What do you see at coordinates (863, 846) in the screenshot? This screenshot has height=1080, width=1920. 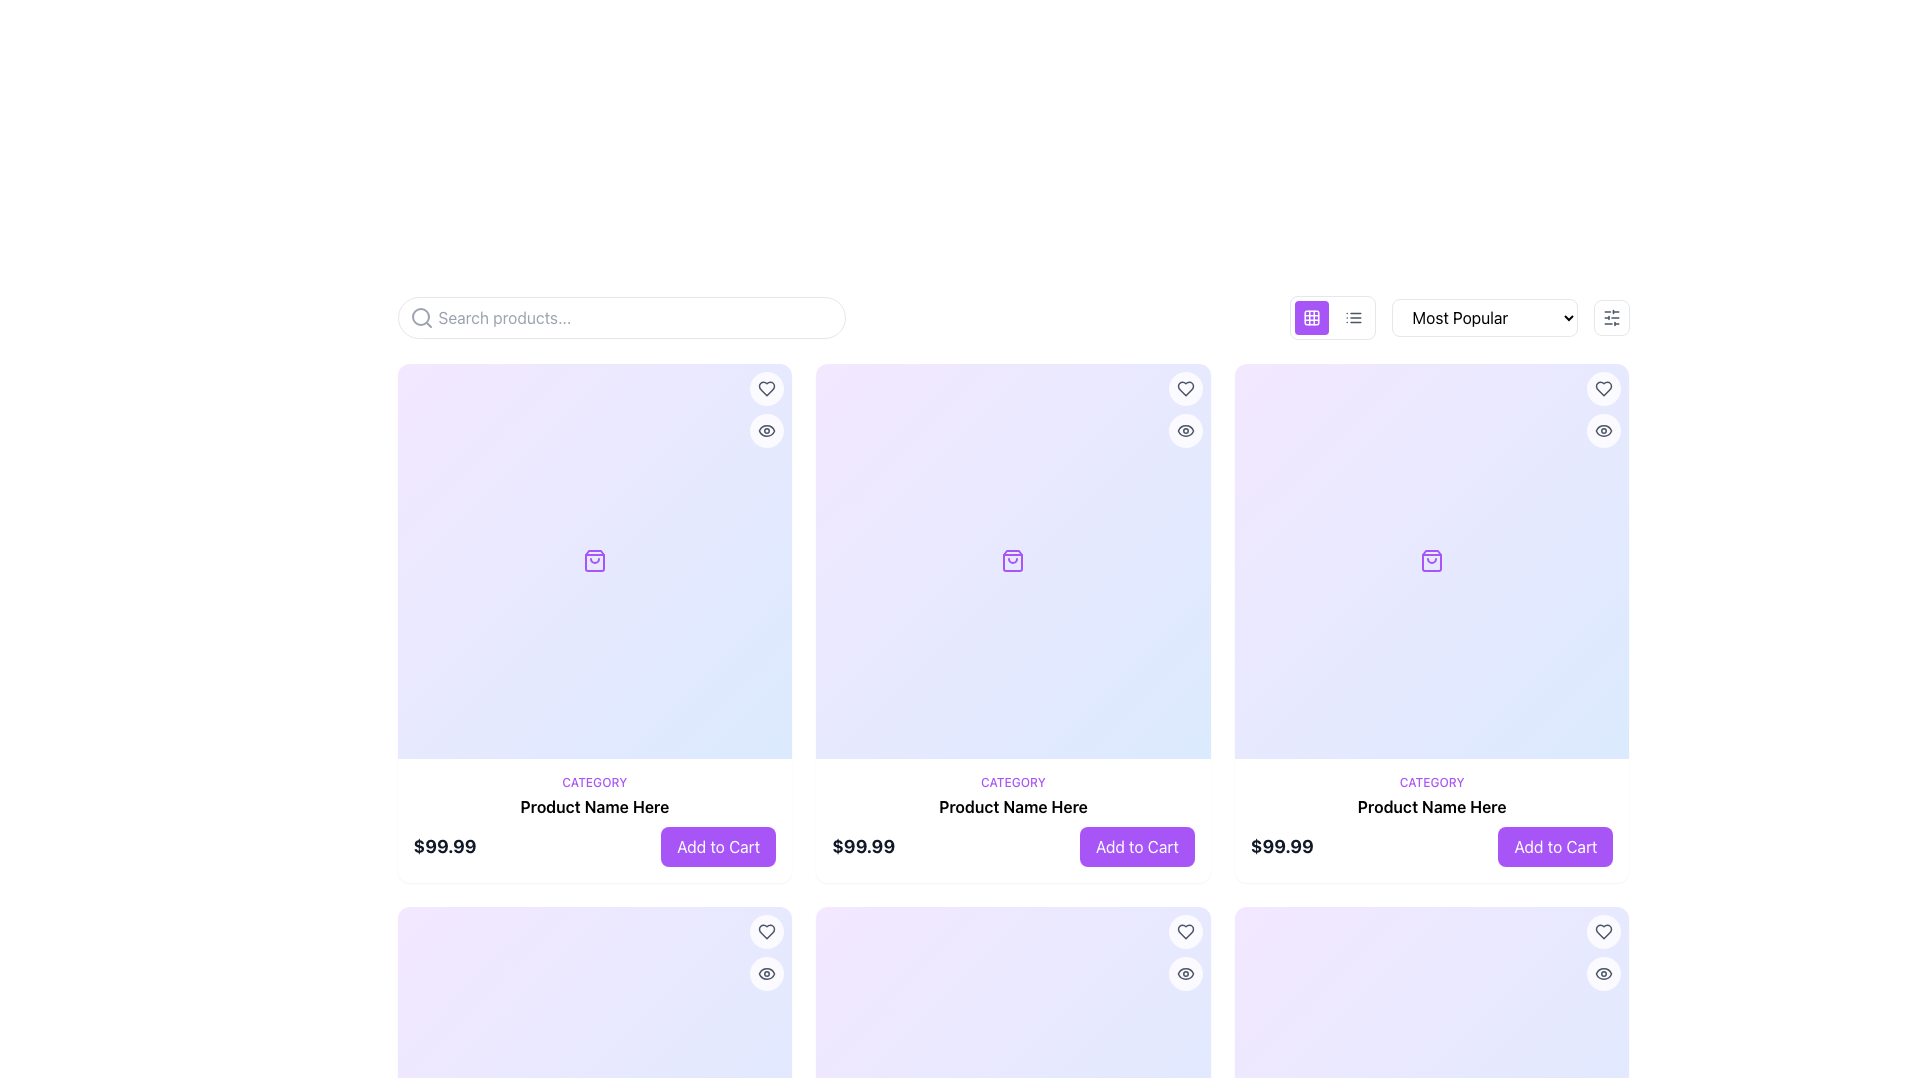 I see `the text '$99.99' displayed in bold and dark font within the middle product card to trigger any tooltip or highlight` at bounding box center [863, 846].